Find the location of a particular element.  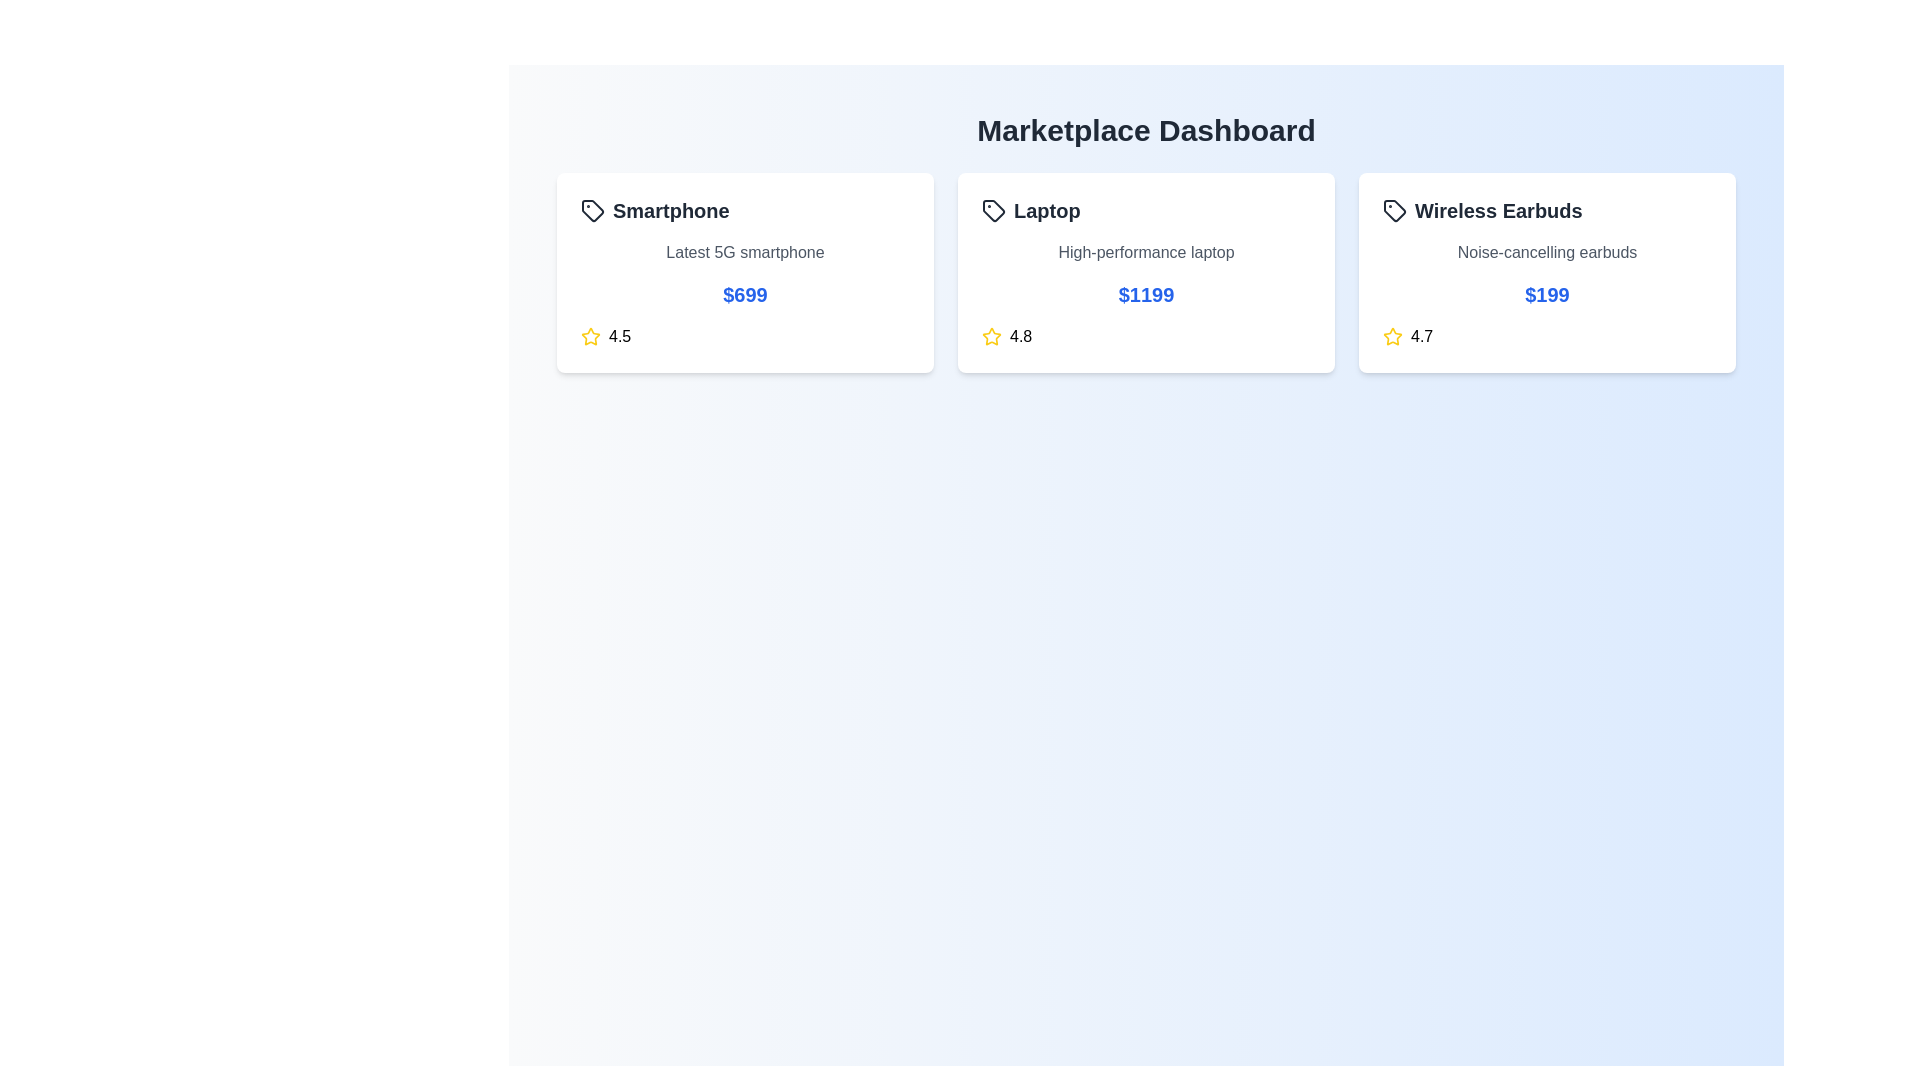

the star icon representing a 4.5-star rating located in the bottom-left section of the 'Smartphone' product card is located at coordinates (589, 335).